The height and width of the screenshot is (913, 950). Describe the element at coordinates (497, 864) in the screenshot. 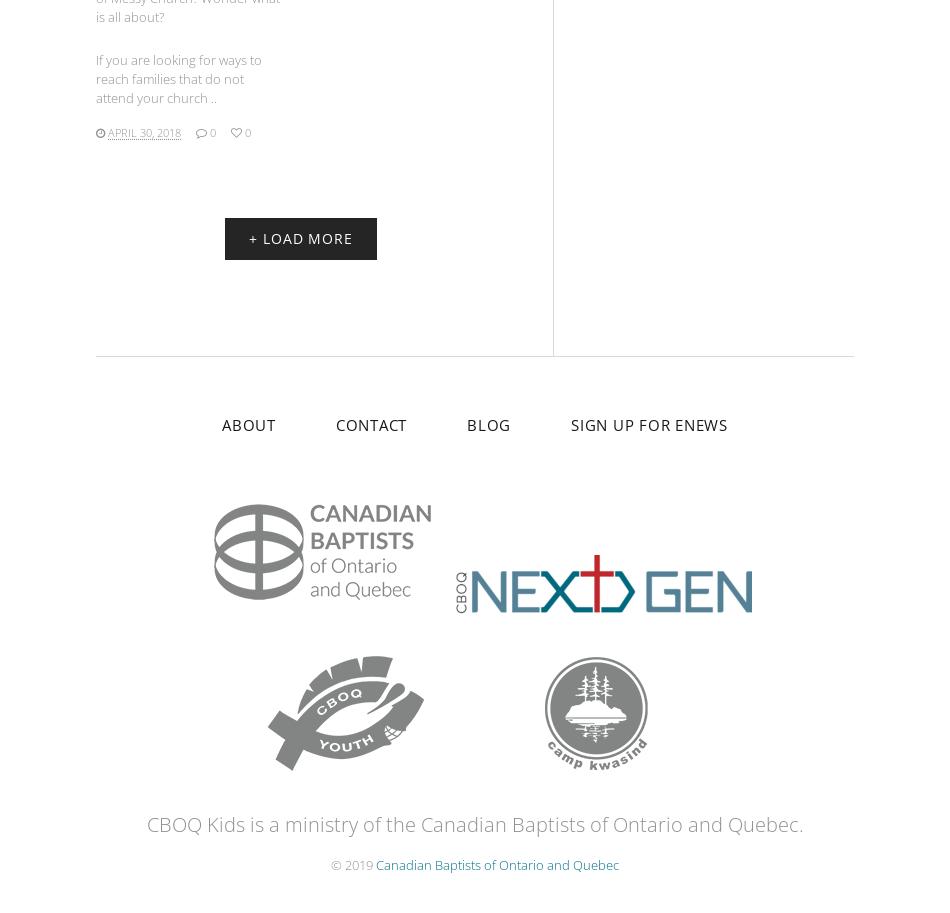

I see `'Canadian Baptists of Ontario and Quebec'` at that location.